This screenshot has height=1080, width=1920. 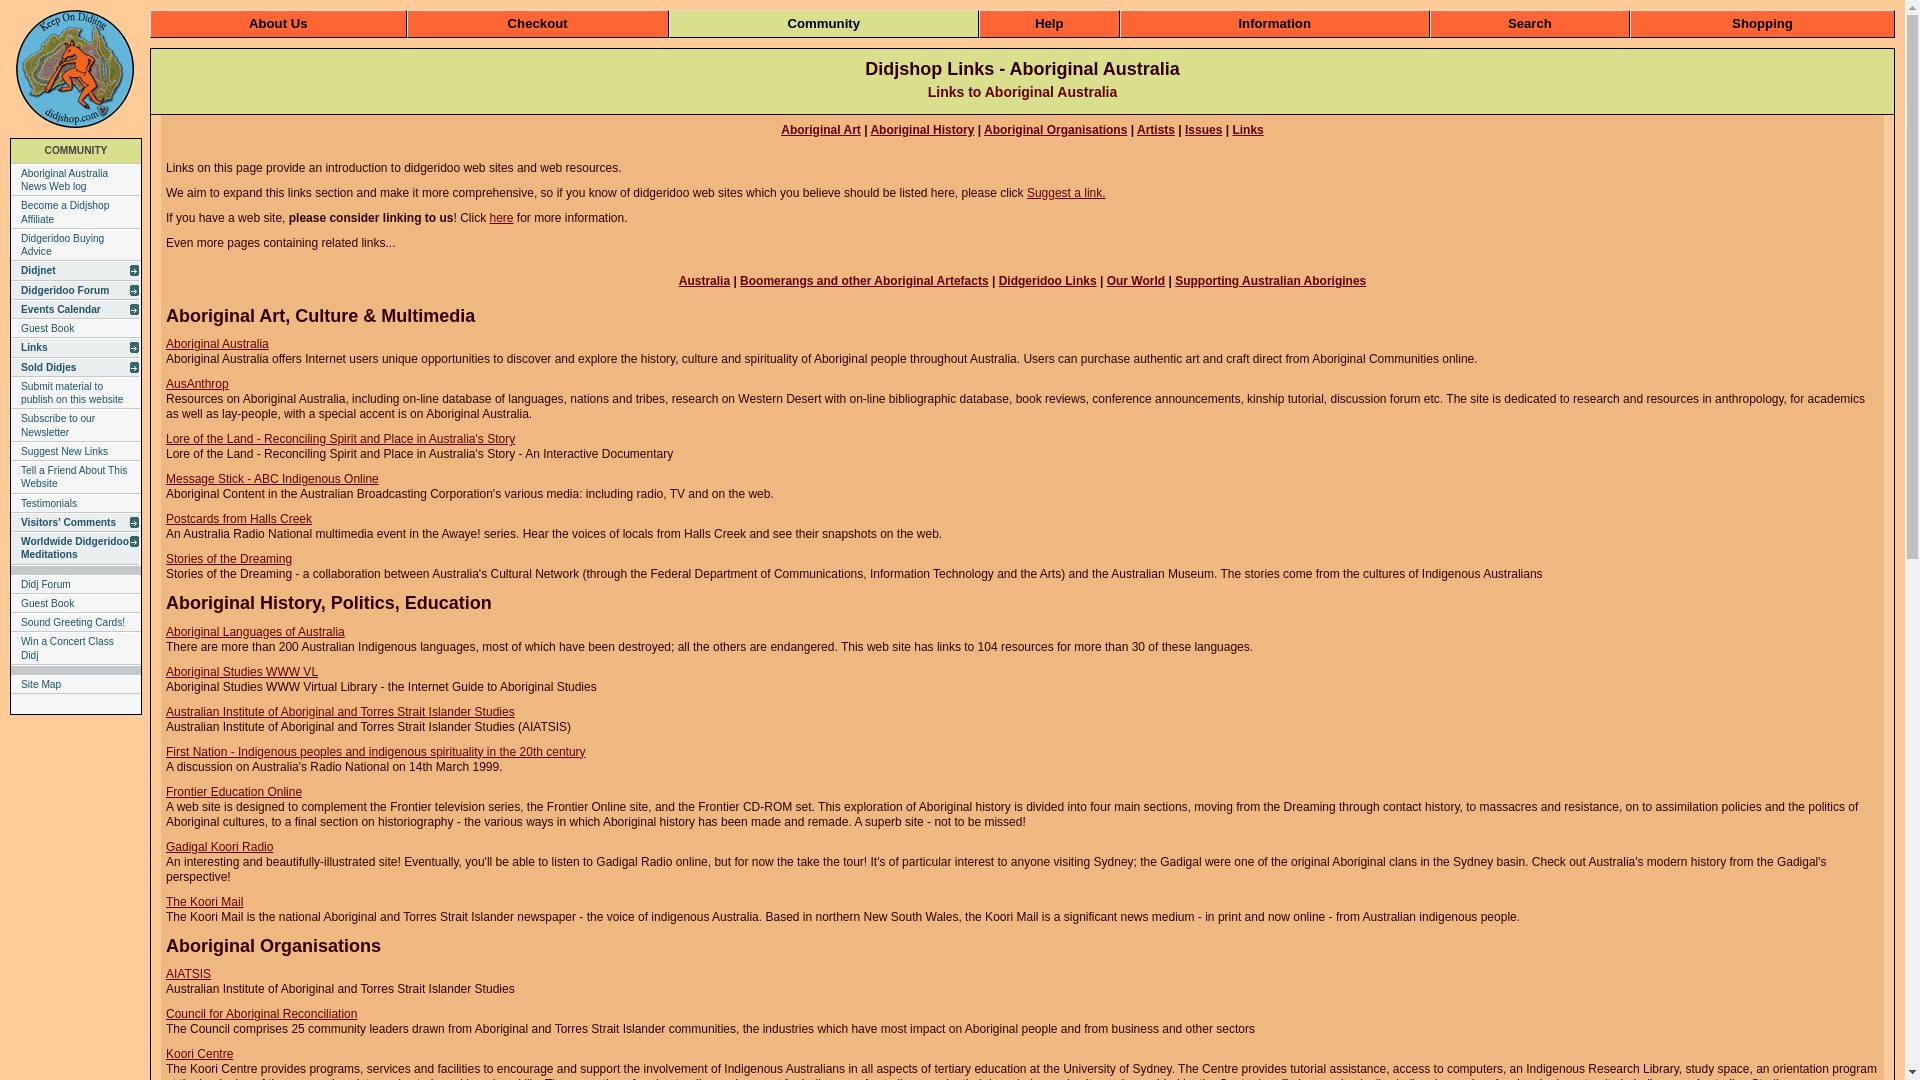 What do you see at coordinates (983, 130) in the screenshot?
I see `'Aboriginal Organisations'` at bounding box center [983, 130].